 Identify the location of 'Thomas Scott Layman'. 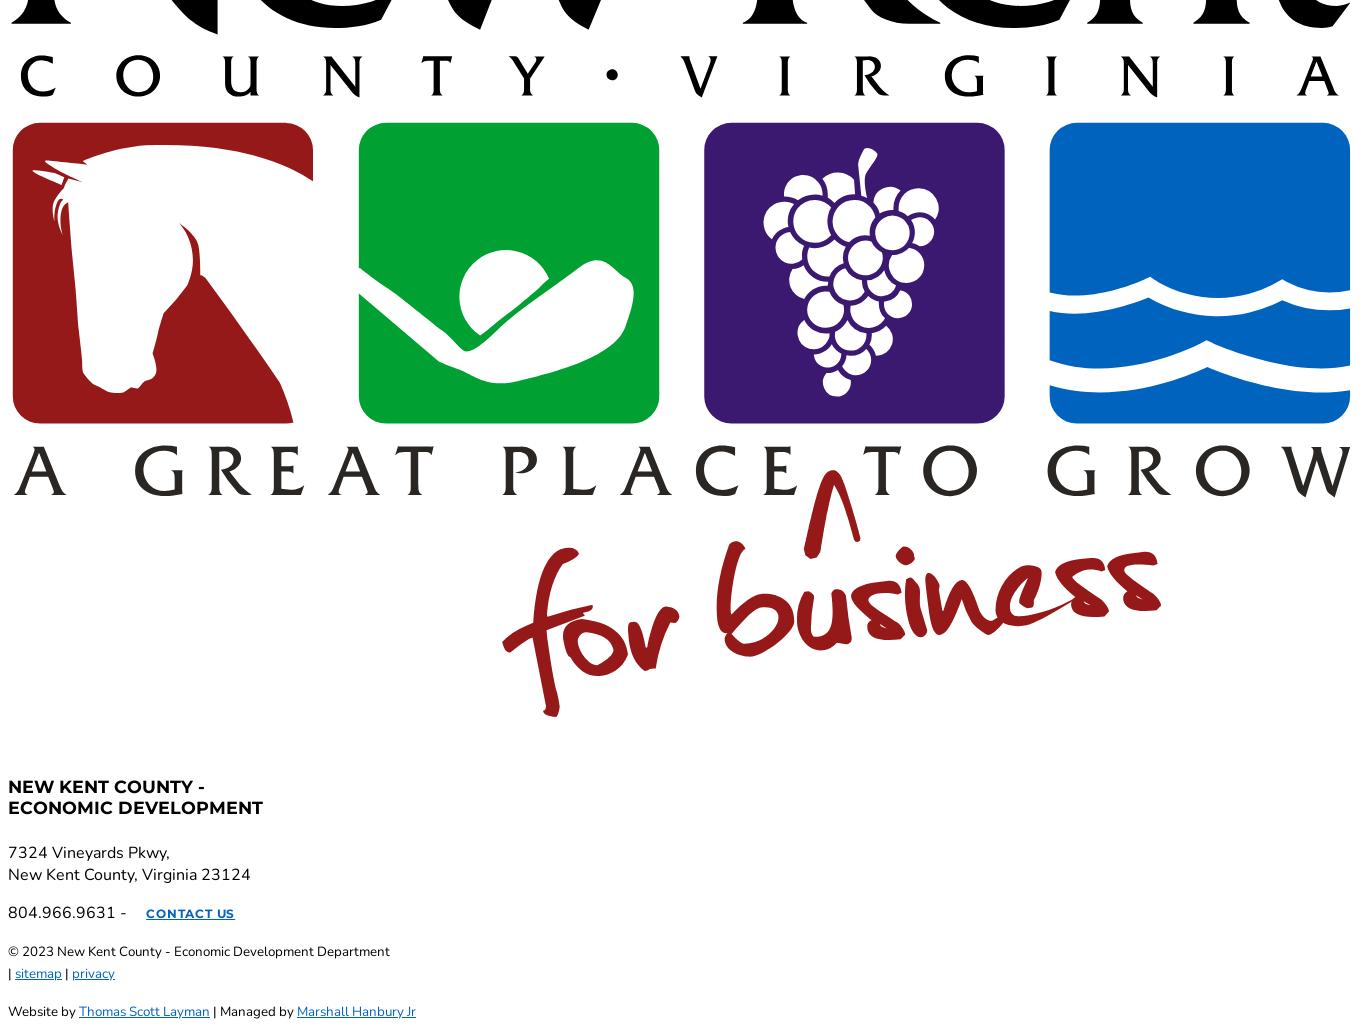
(143, 1010).